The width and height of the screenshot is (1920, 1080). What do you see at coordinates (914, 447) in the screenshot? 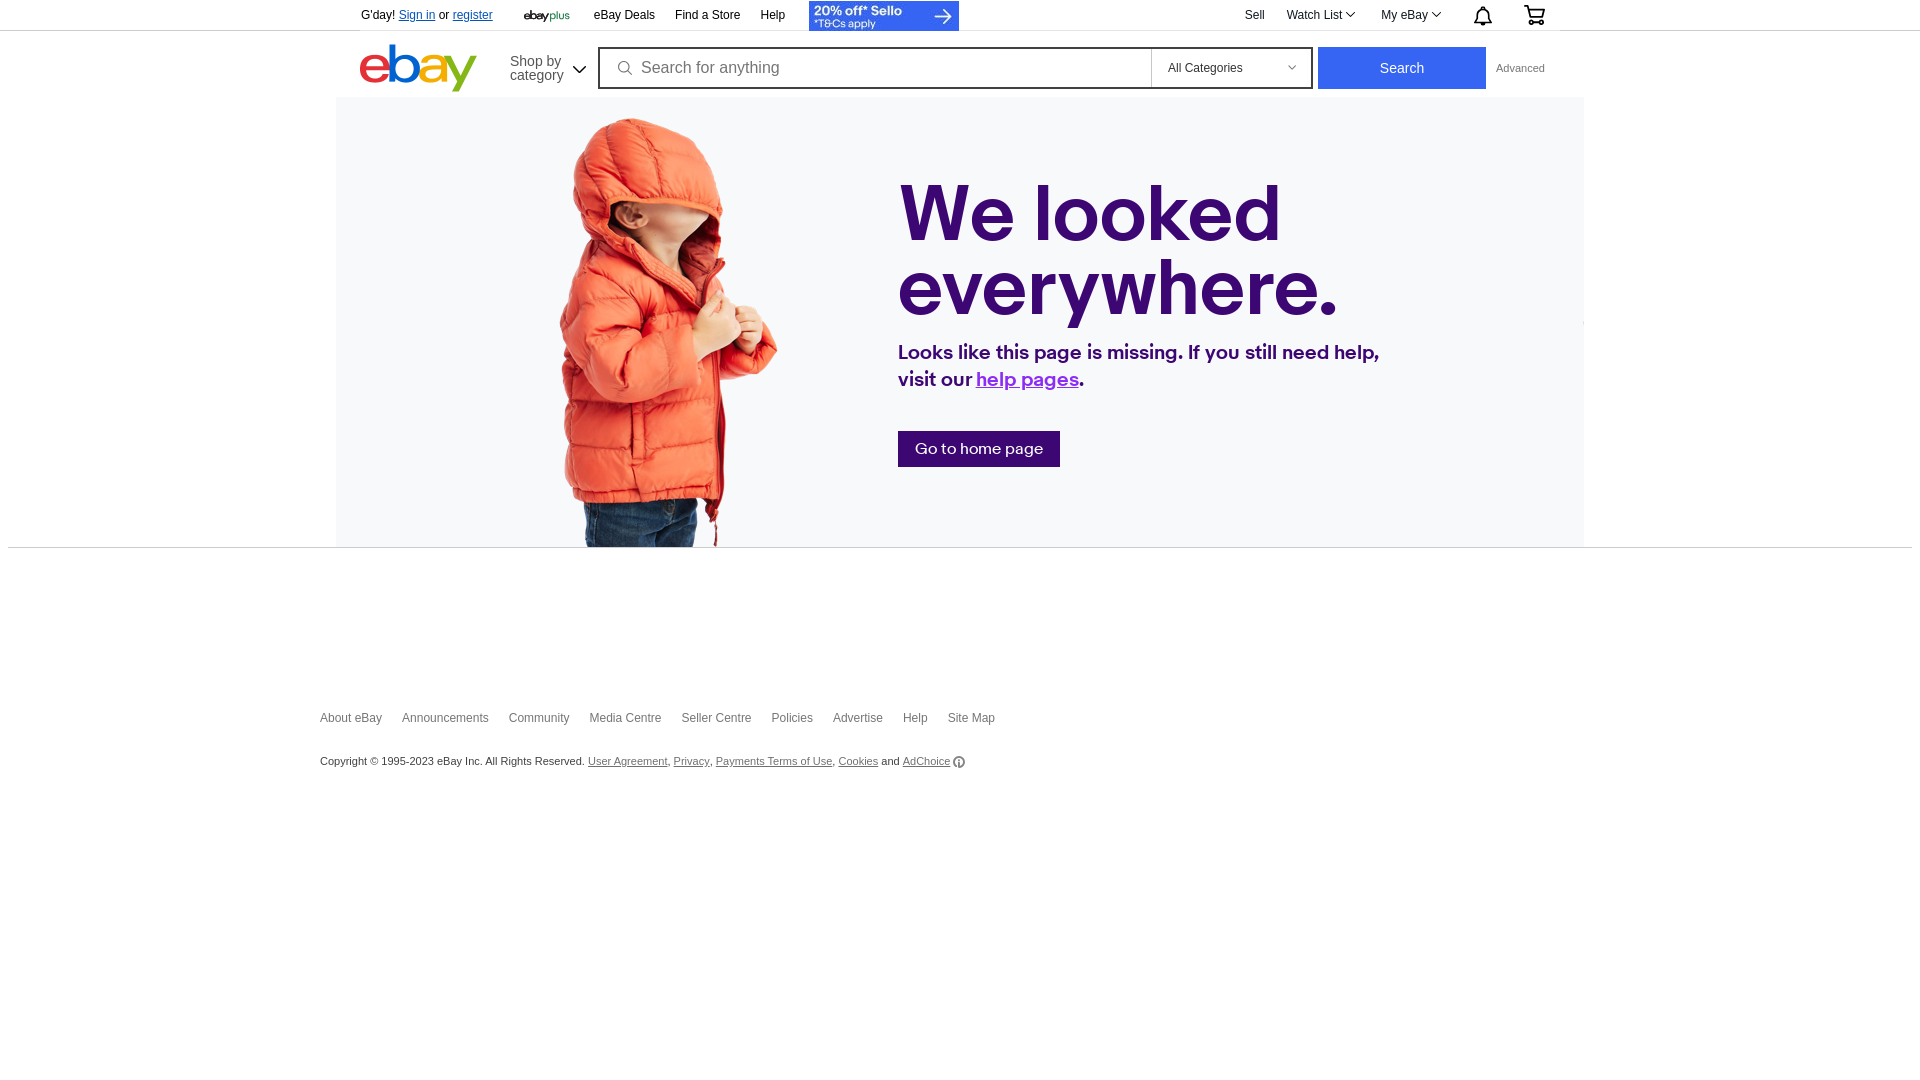
I see `'Go to home page'` at bounding box center [914, 447].